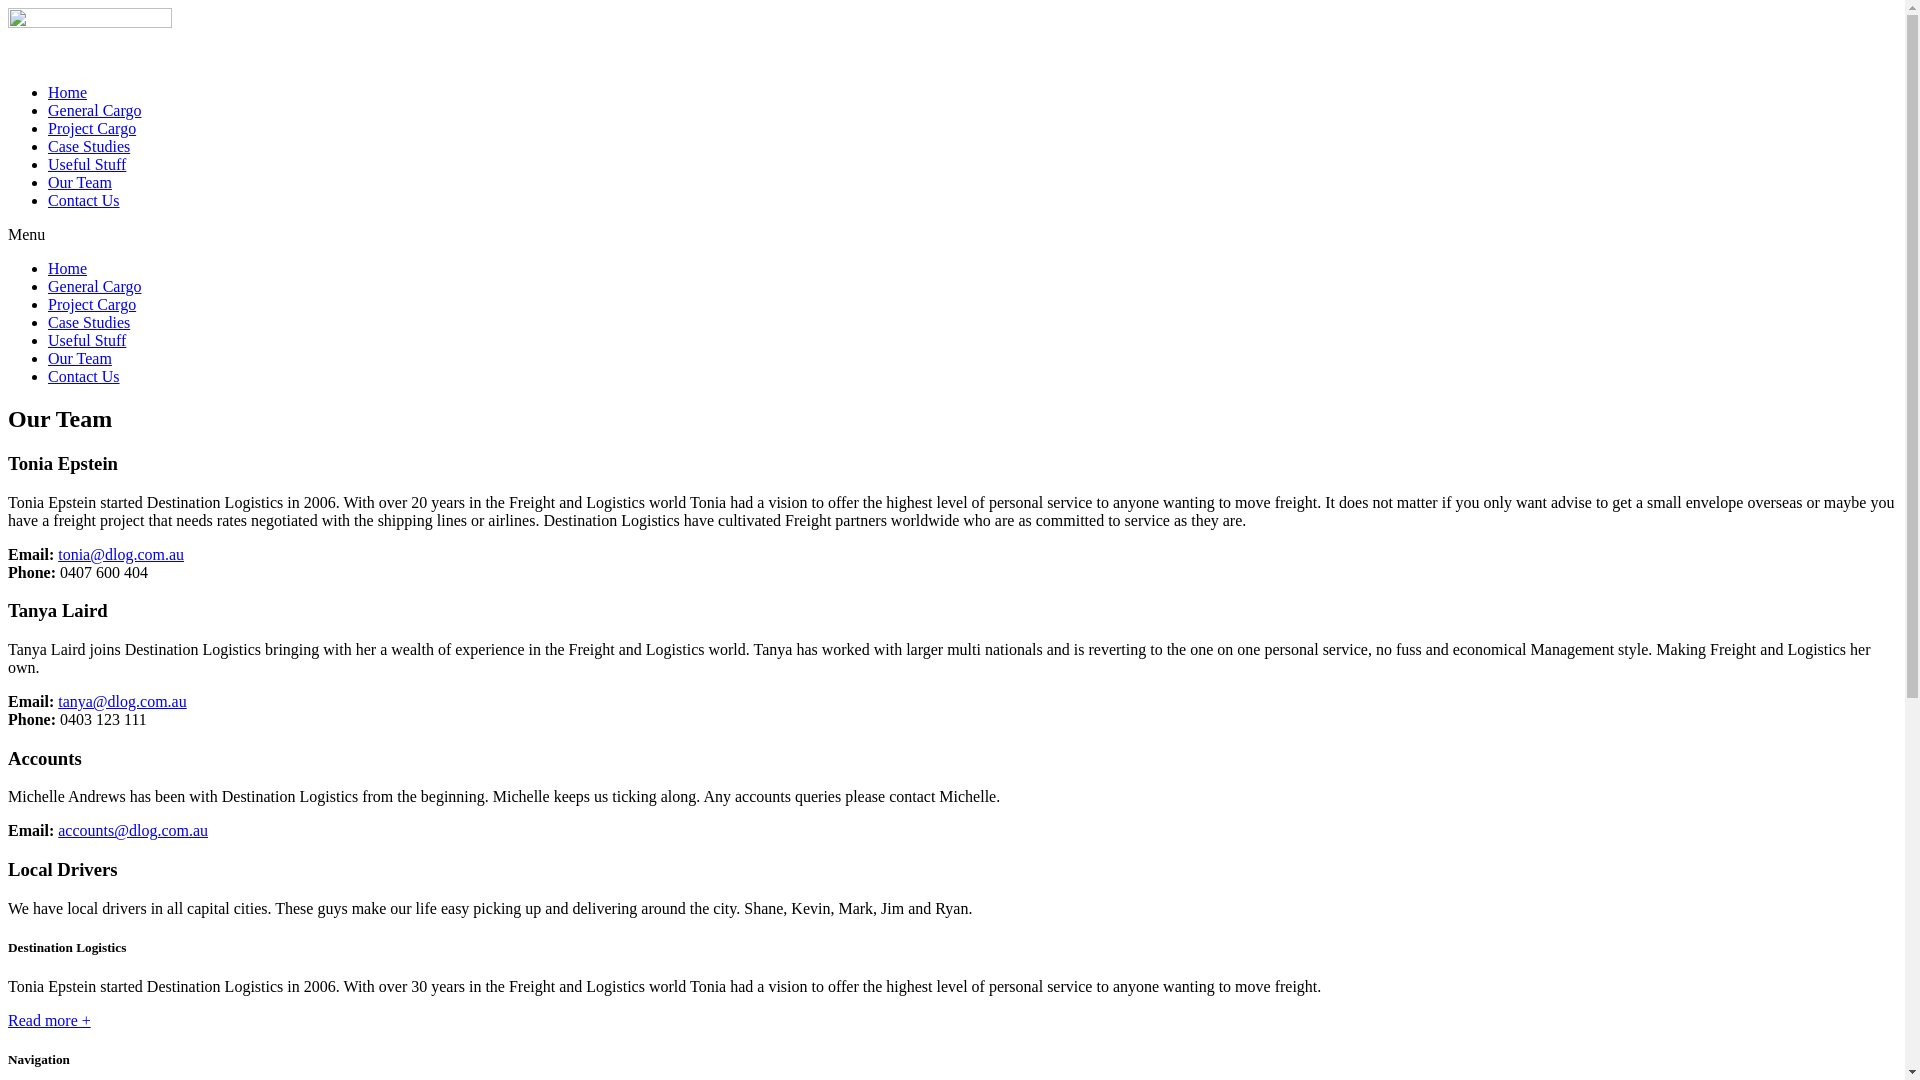 The height and width of the screenshot is (1080, 1920). I want to click on 'tanya@dlog.com.au', so click(57, 700).